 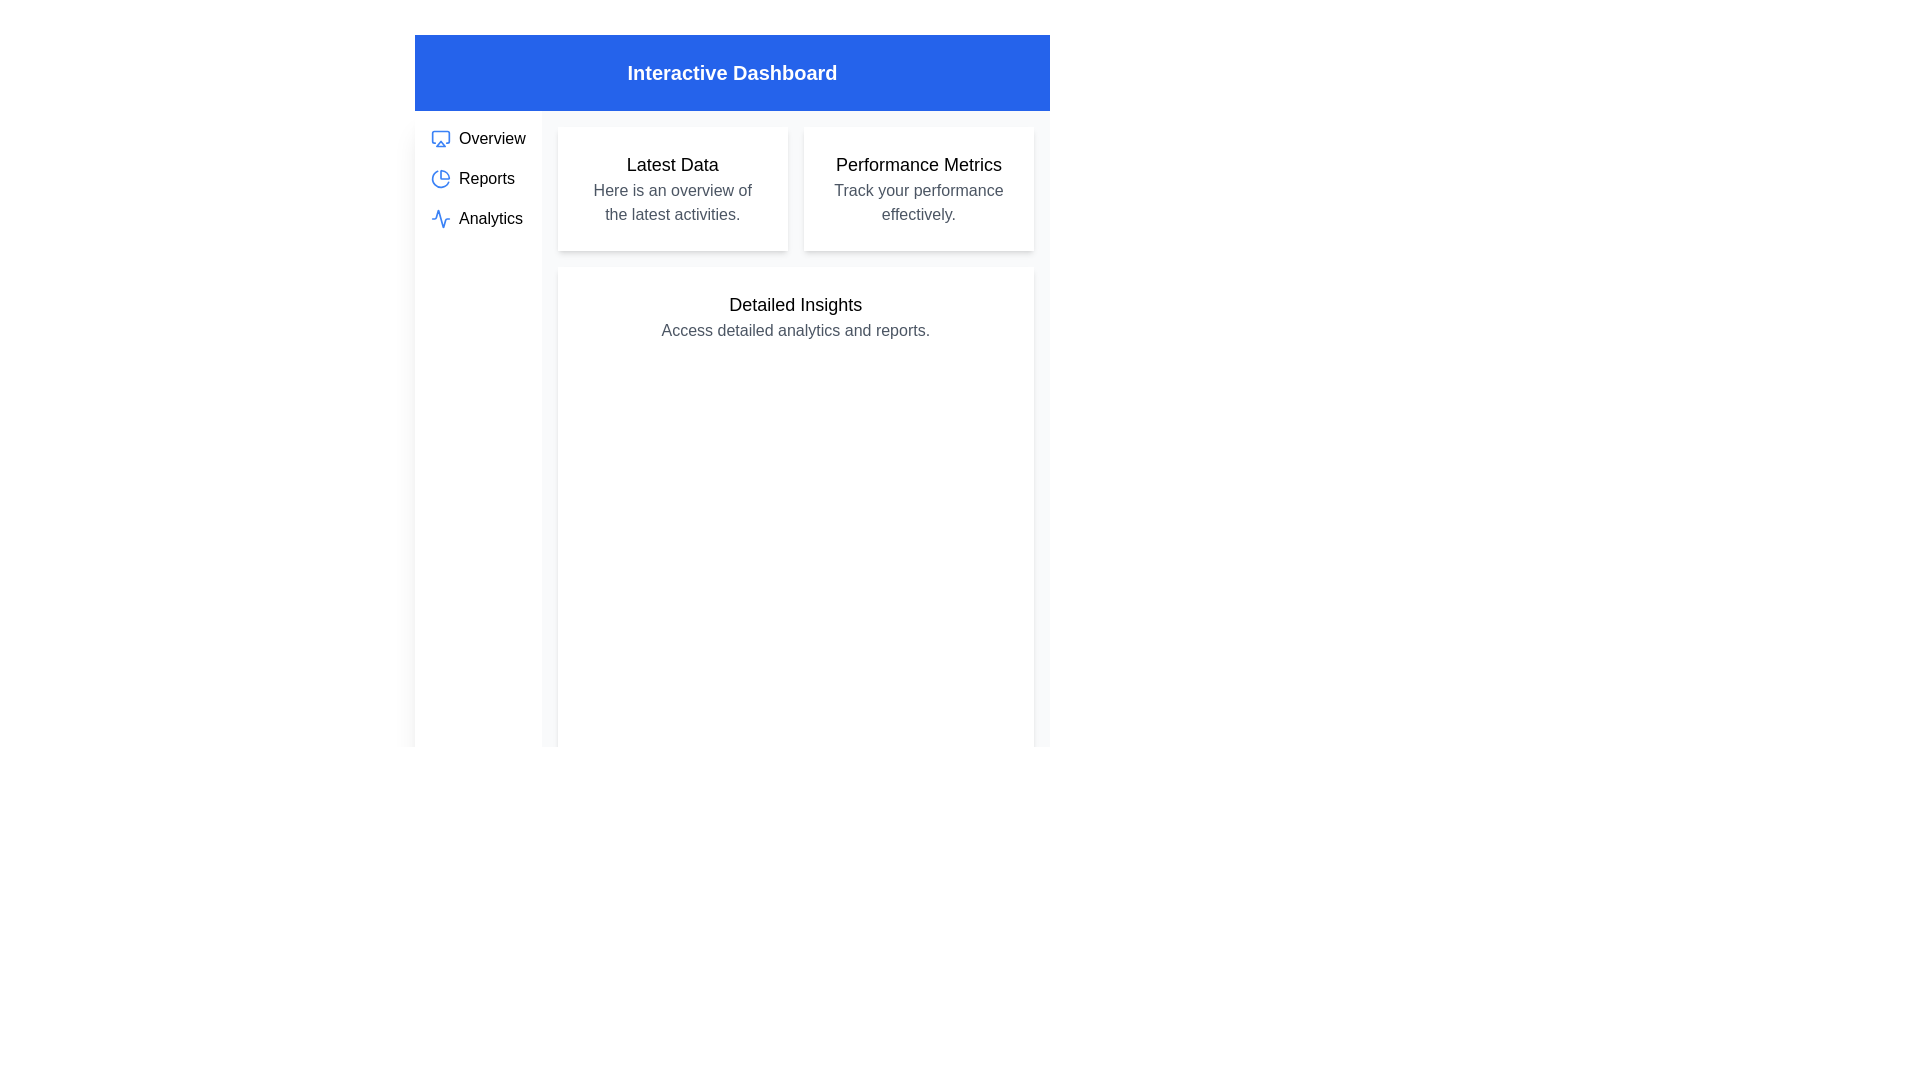 What do you see at coordinates (477, 177) in the screenshot?
I see `the 'Reports' label in the vertical navigation menu, which is styled with a blue icon and black text, located in the leftmost sidebar of the application interface` at bounding box center [477, 177].